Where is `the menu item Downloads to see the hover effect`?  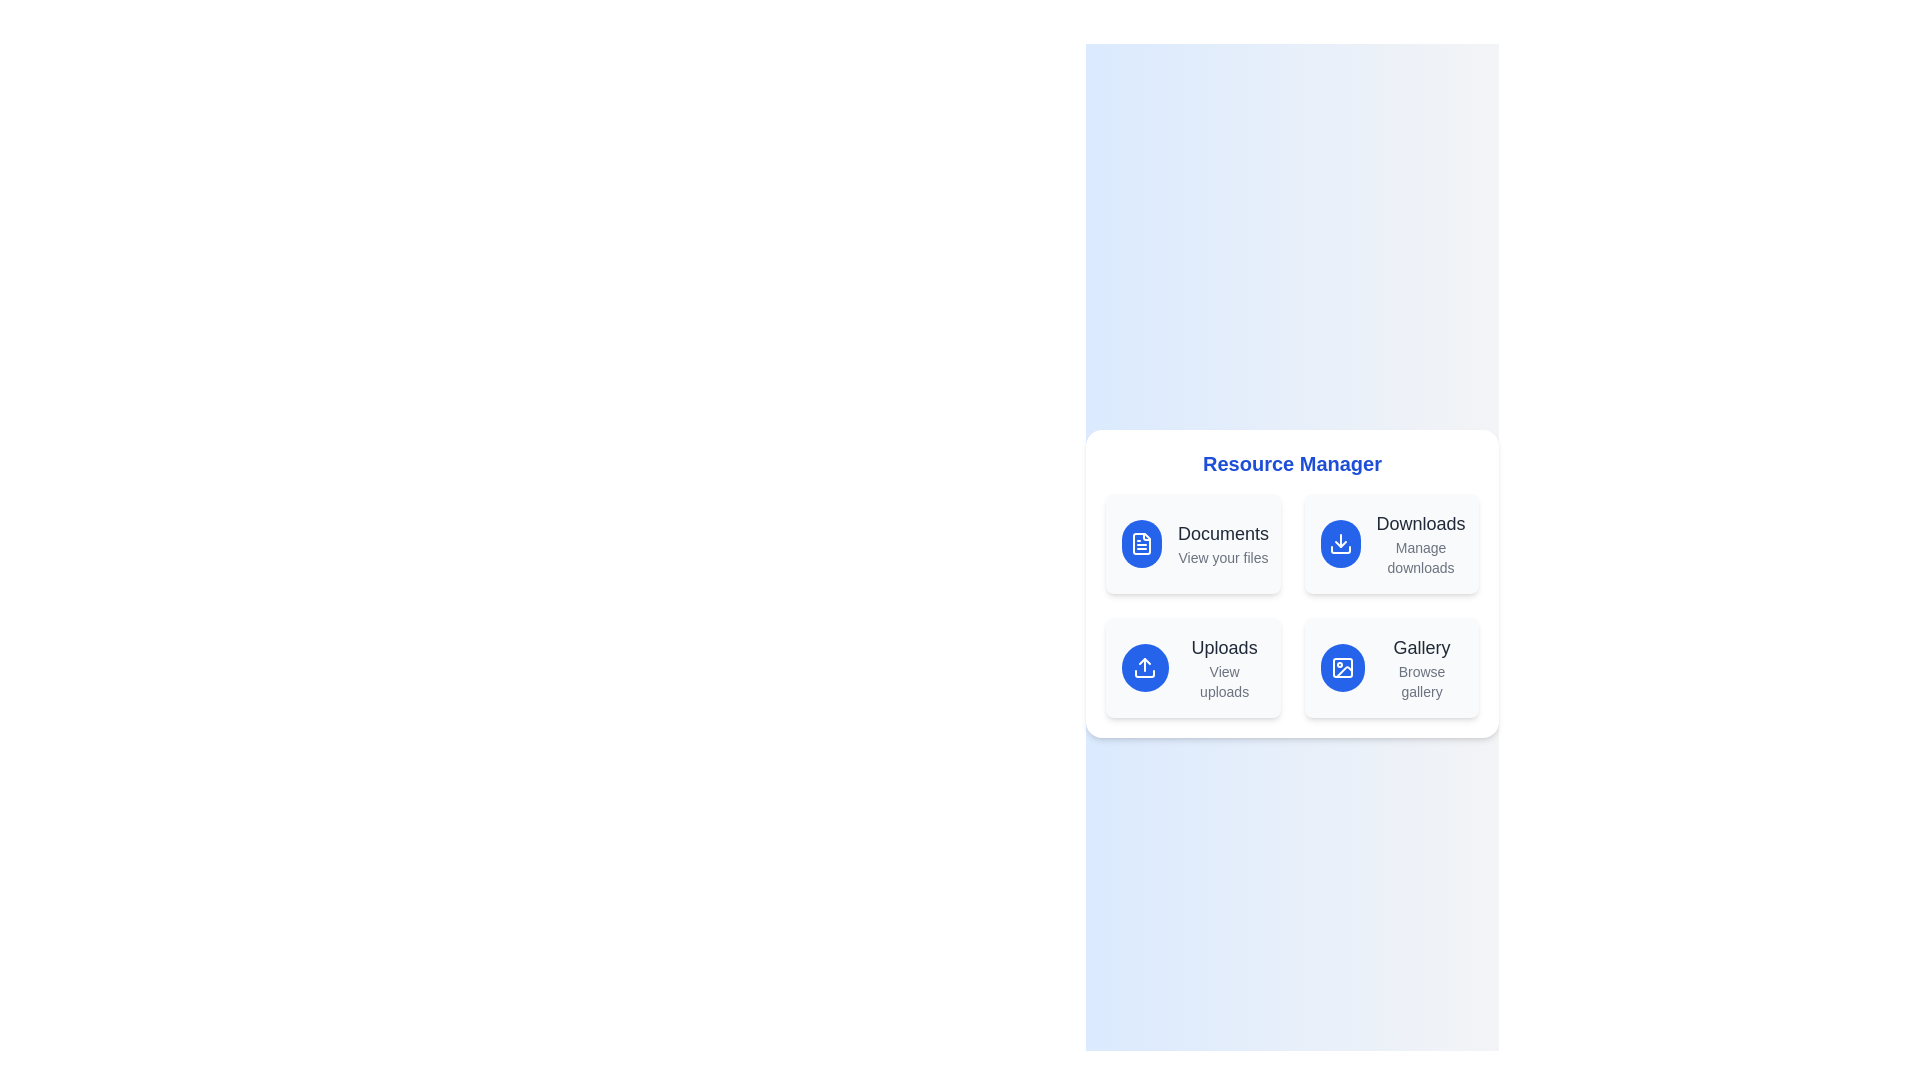
the menu item Downloads to see the hover effect is located at coordinates (1390, 543).